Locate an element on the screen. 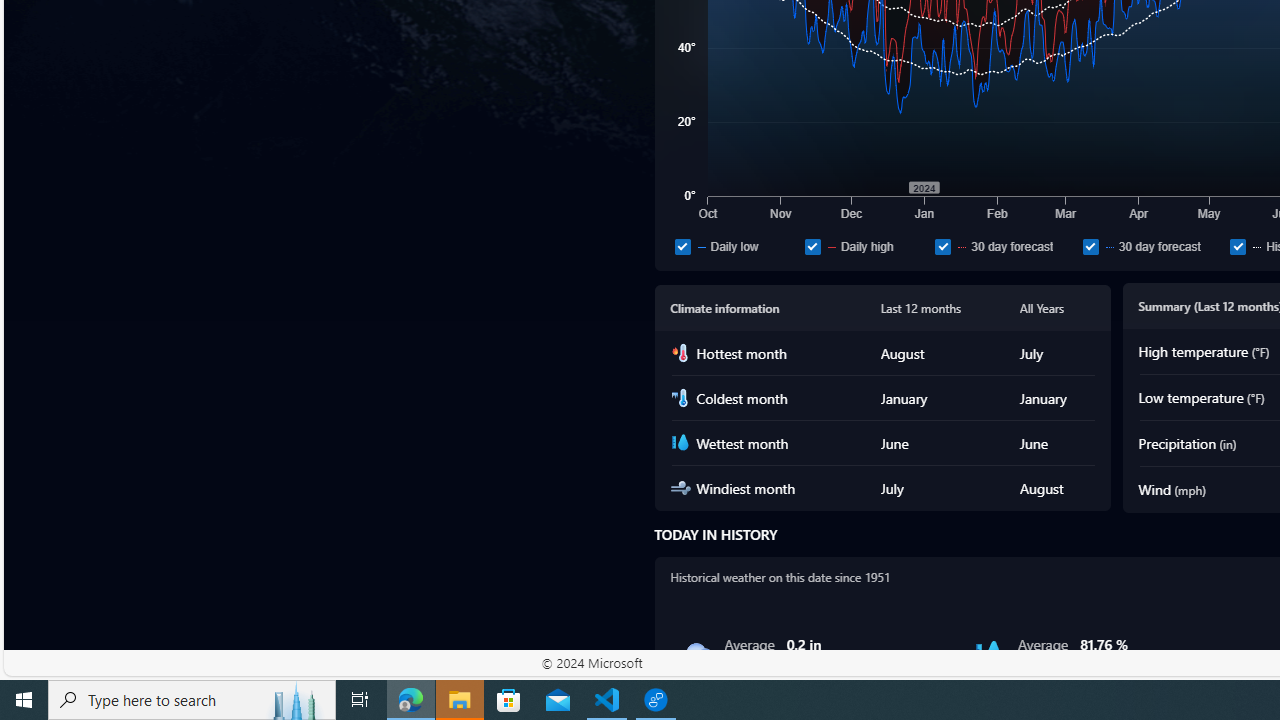  '30 day forecast' is located at coordinates (1152, 245).